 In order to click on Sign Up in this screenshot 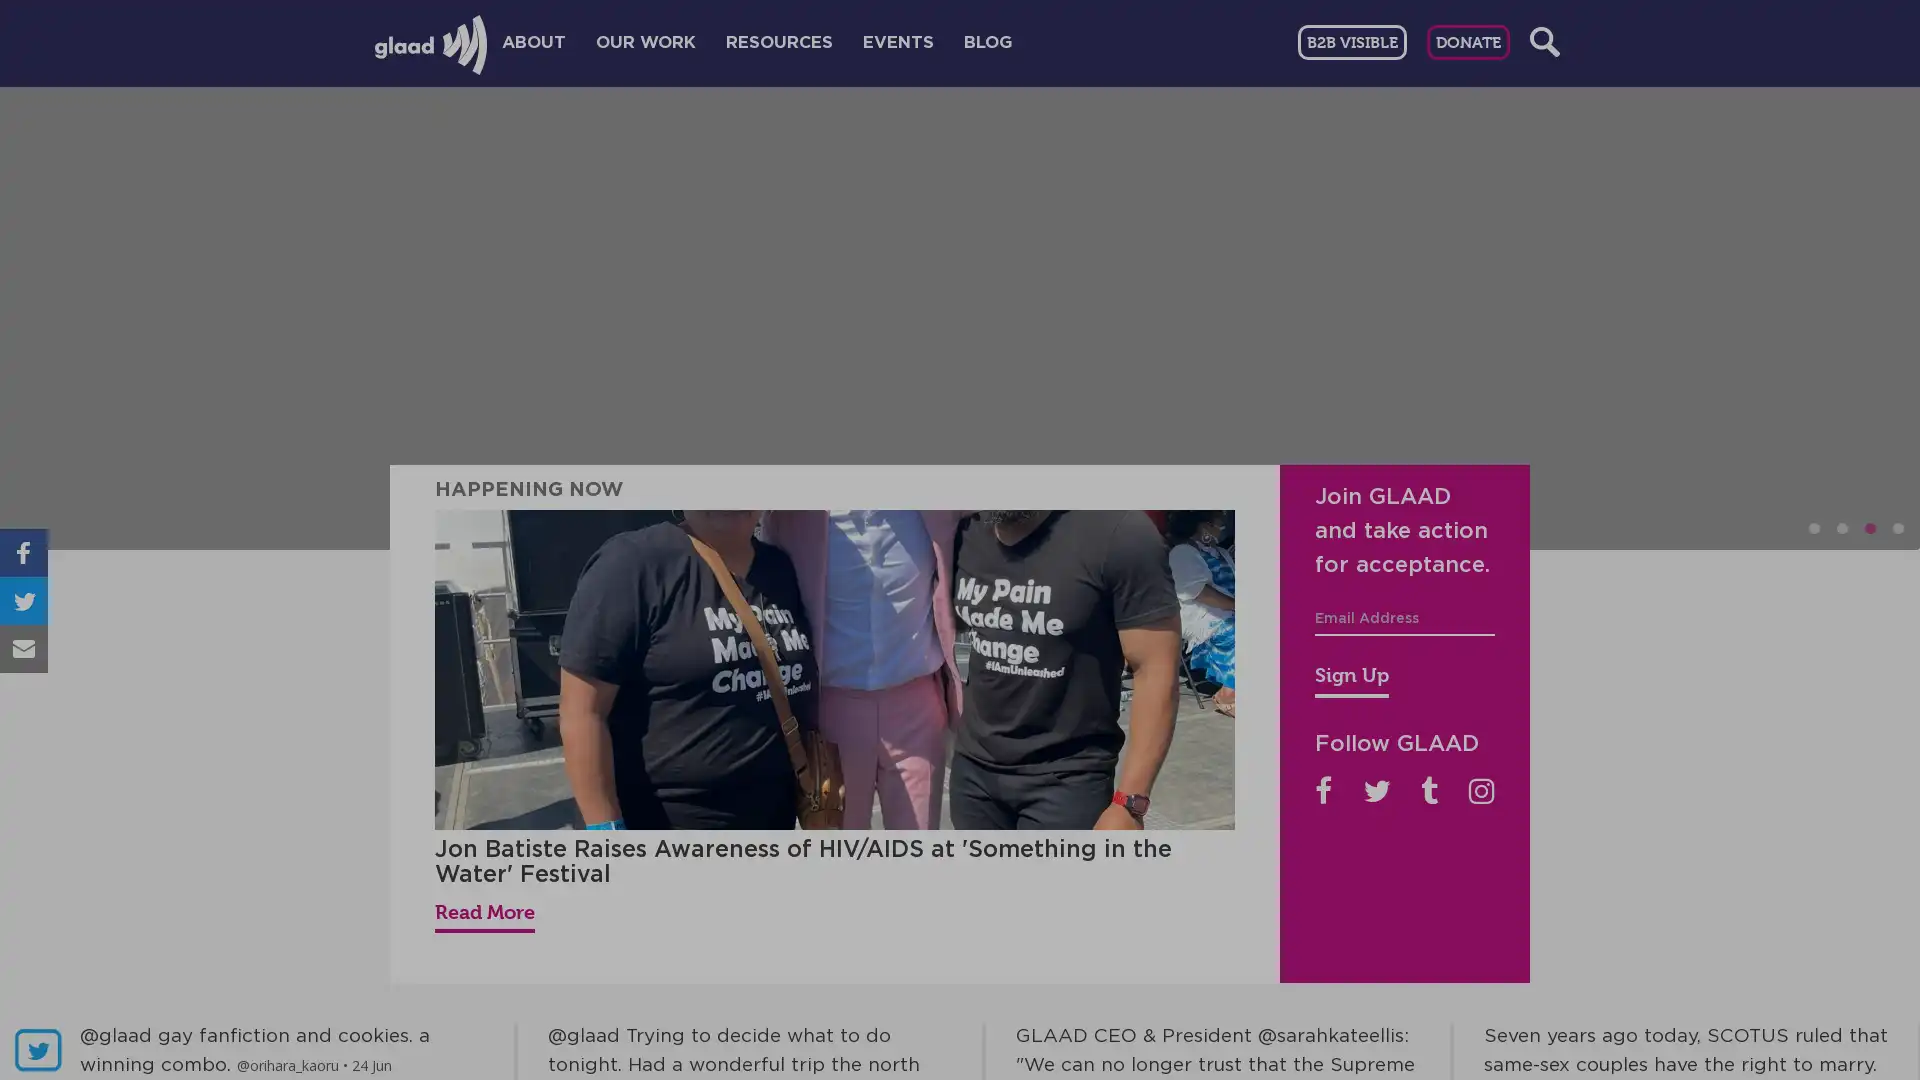, I will do `click(1352, 677)`.